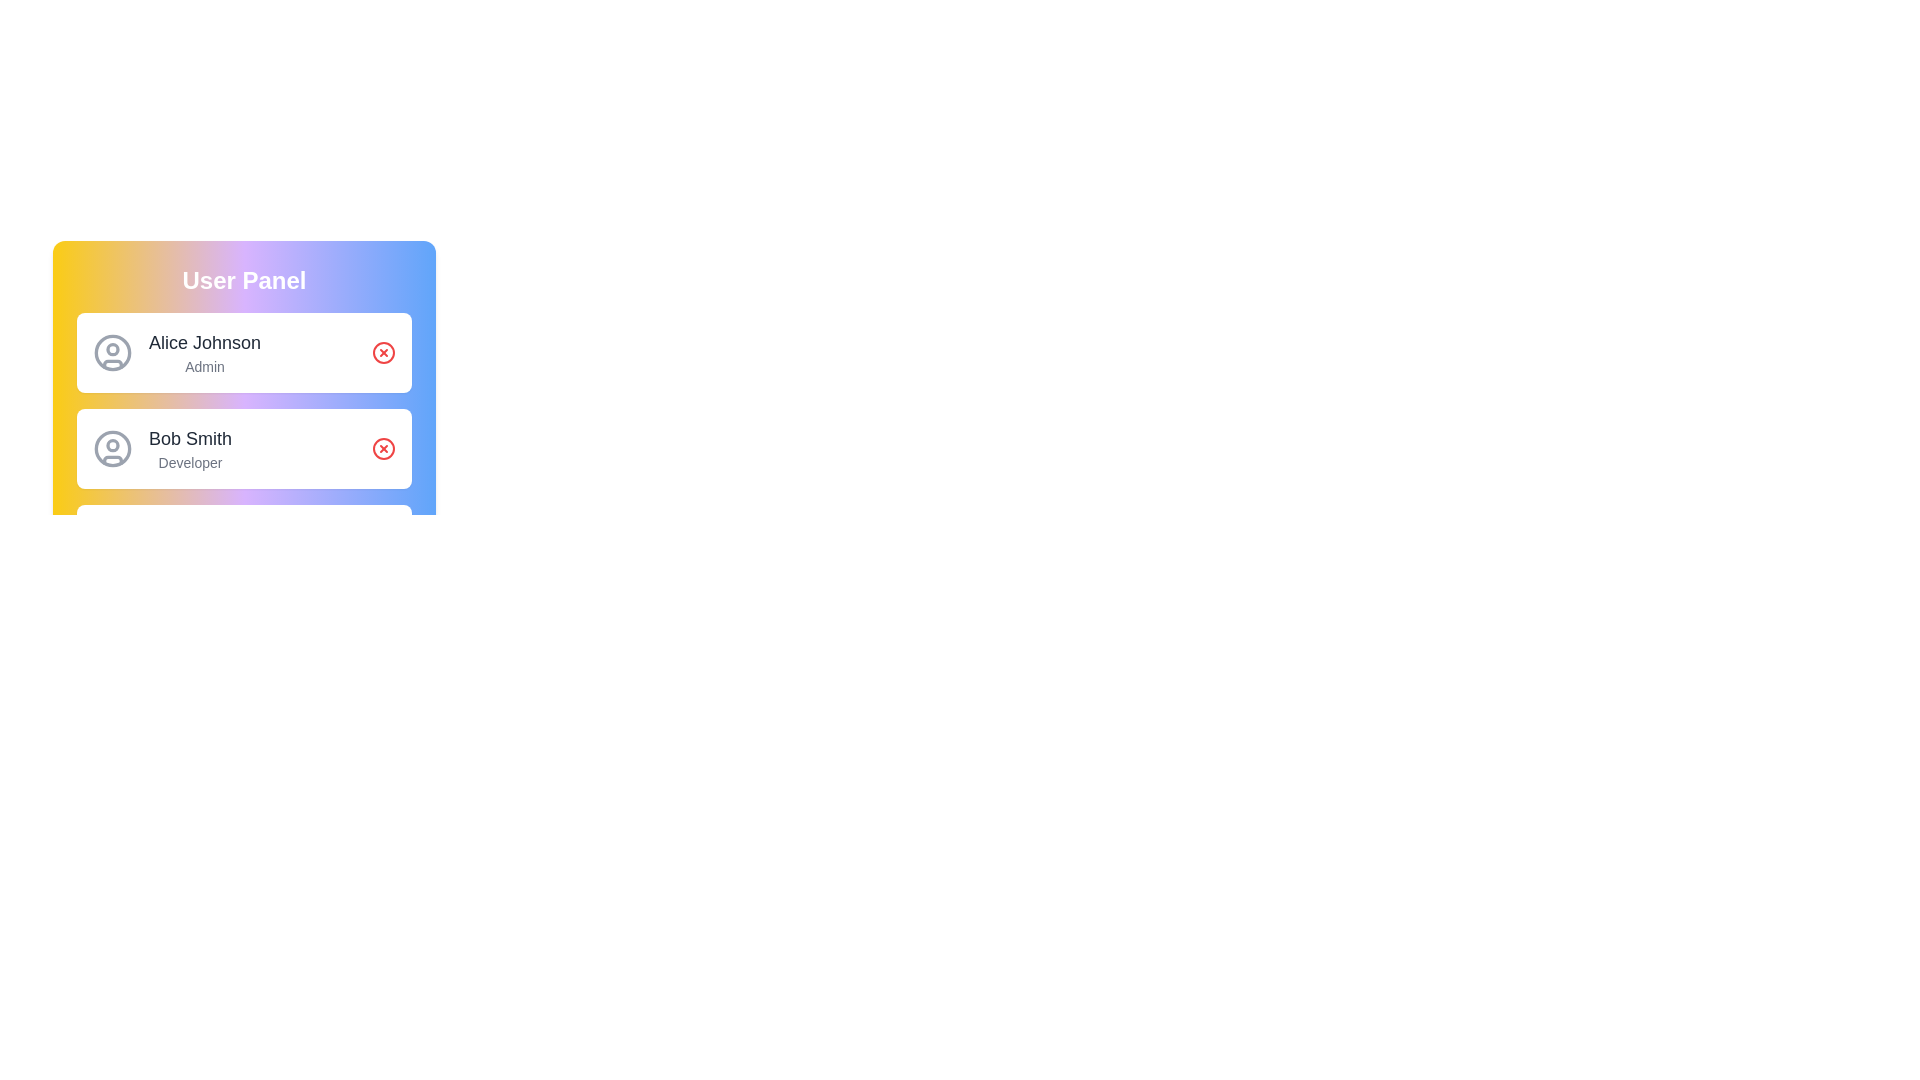  I want to click on the user profile icon for 'Alice Johnson' located in the upper card of the user panel, which is aligned horizontally with the user name text, so click(112, 352).